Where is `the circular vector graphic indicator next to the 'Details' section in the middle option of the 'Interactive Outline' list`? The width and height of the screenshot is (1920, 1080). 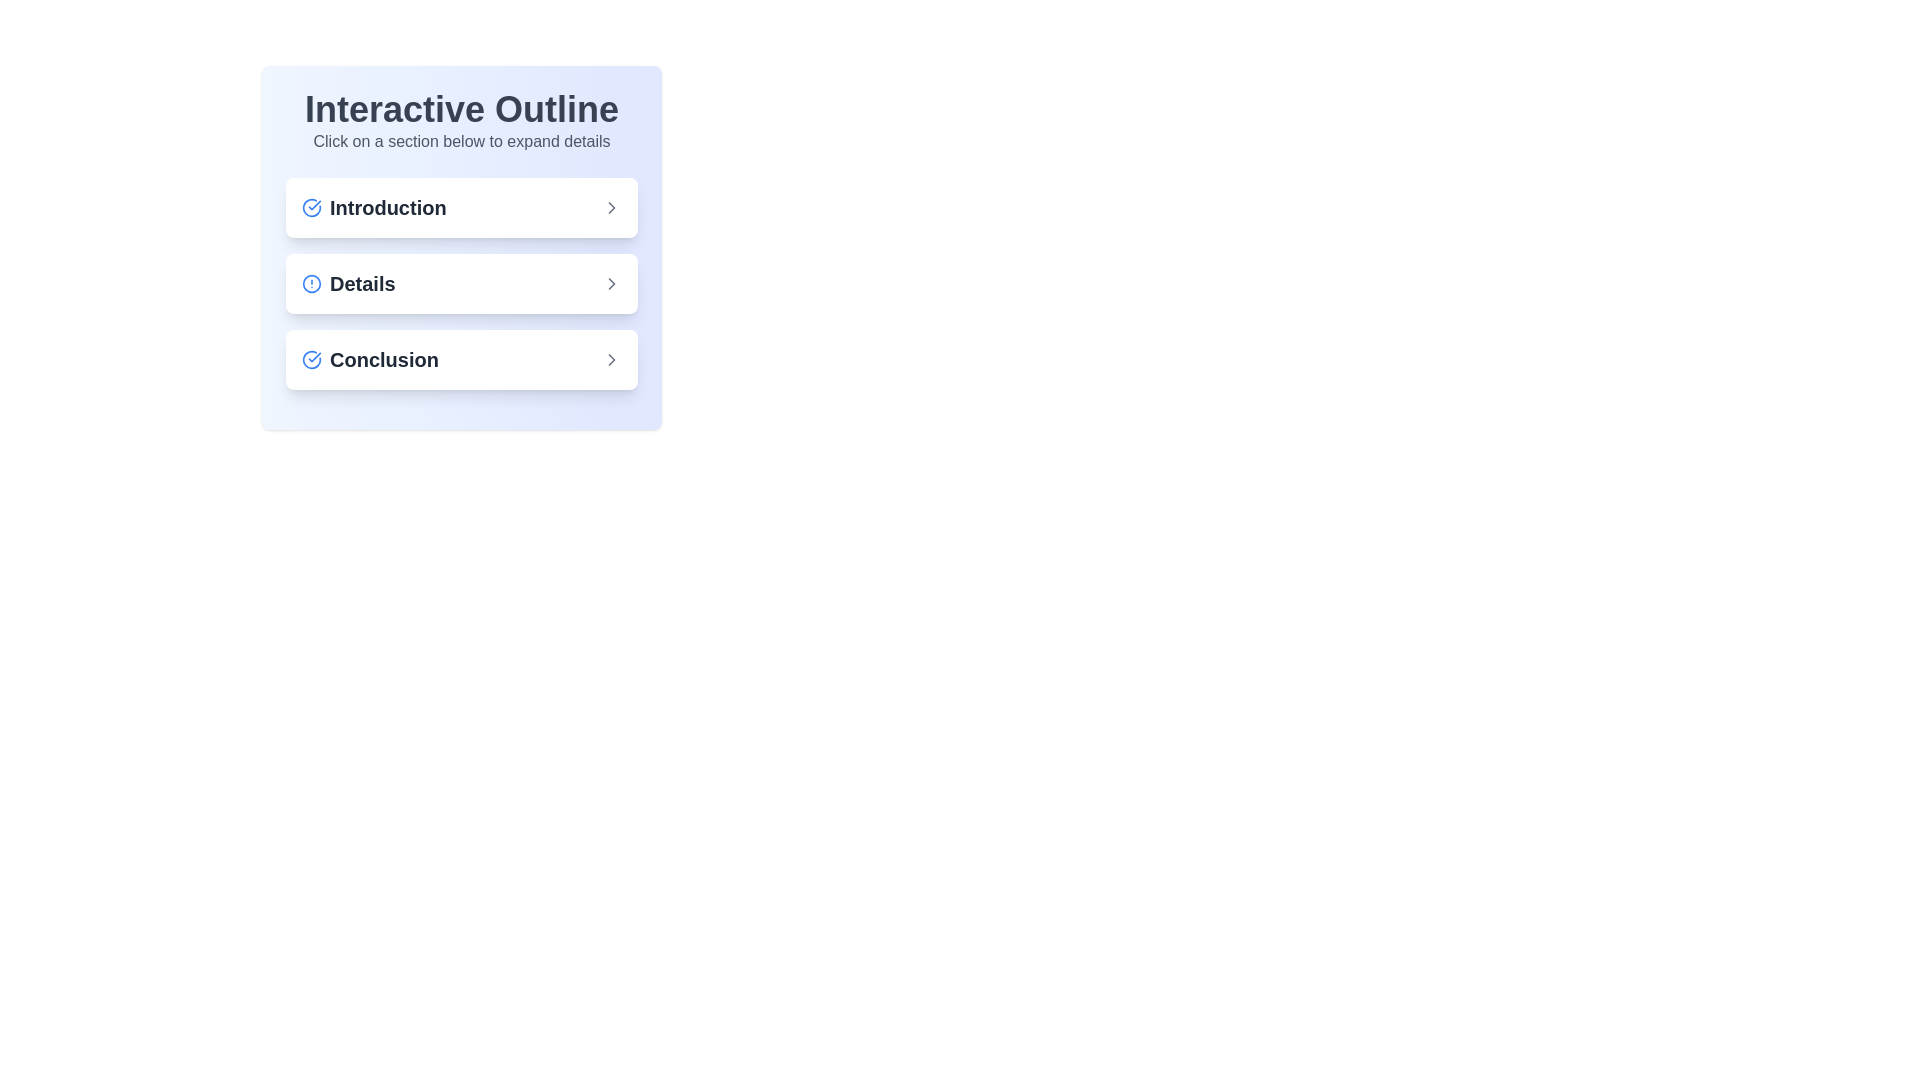 the circular vector graphic indicator next to the 'Details' section in the middle option of the 'Interactive Outline' list is located at coordinates (311, 284).